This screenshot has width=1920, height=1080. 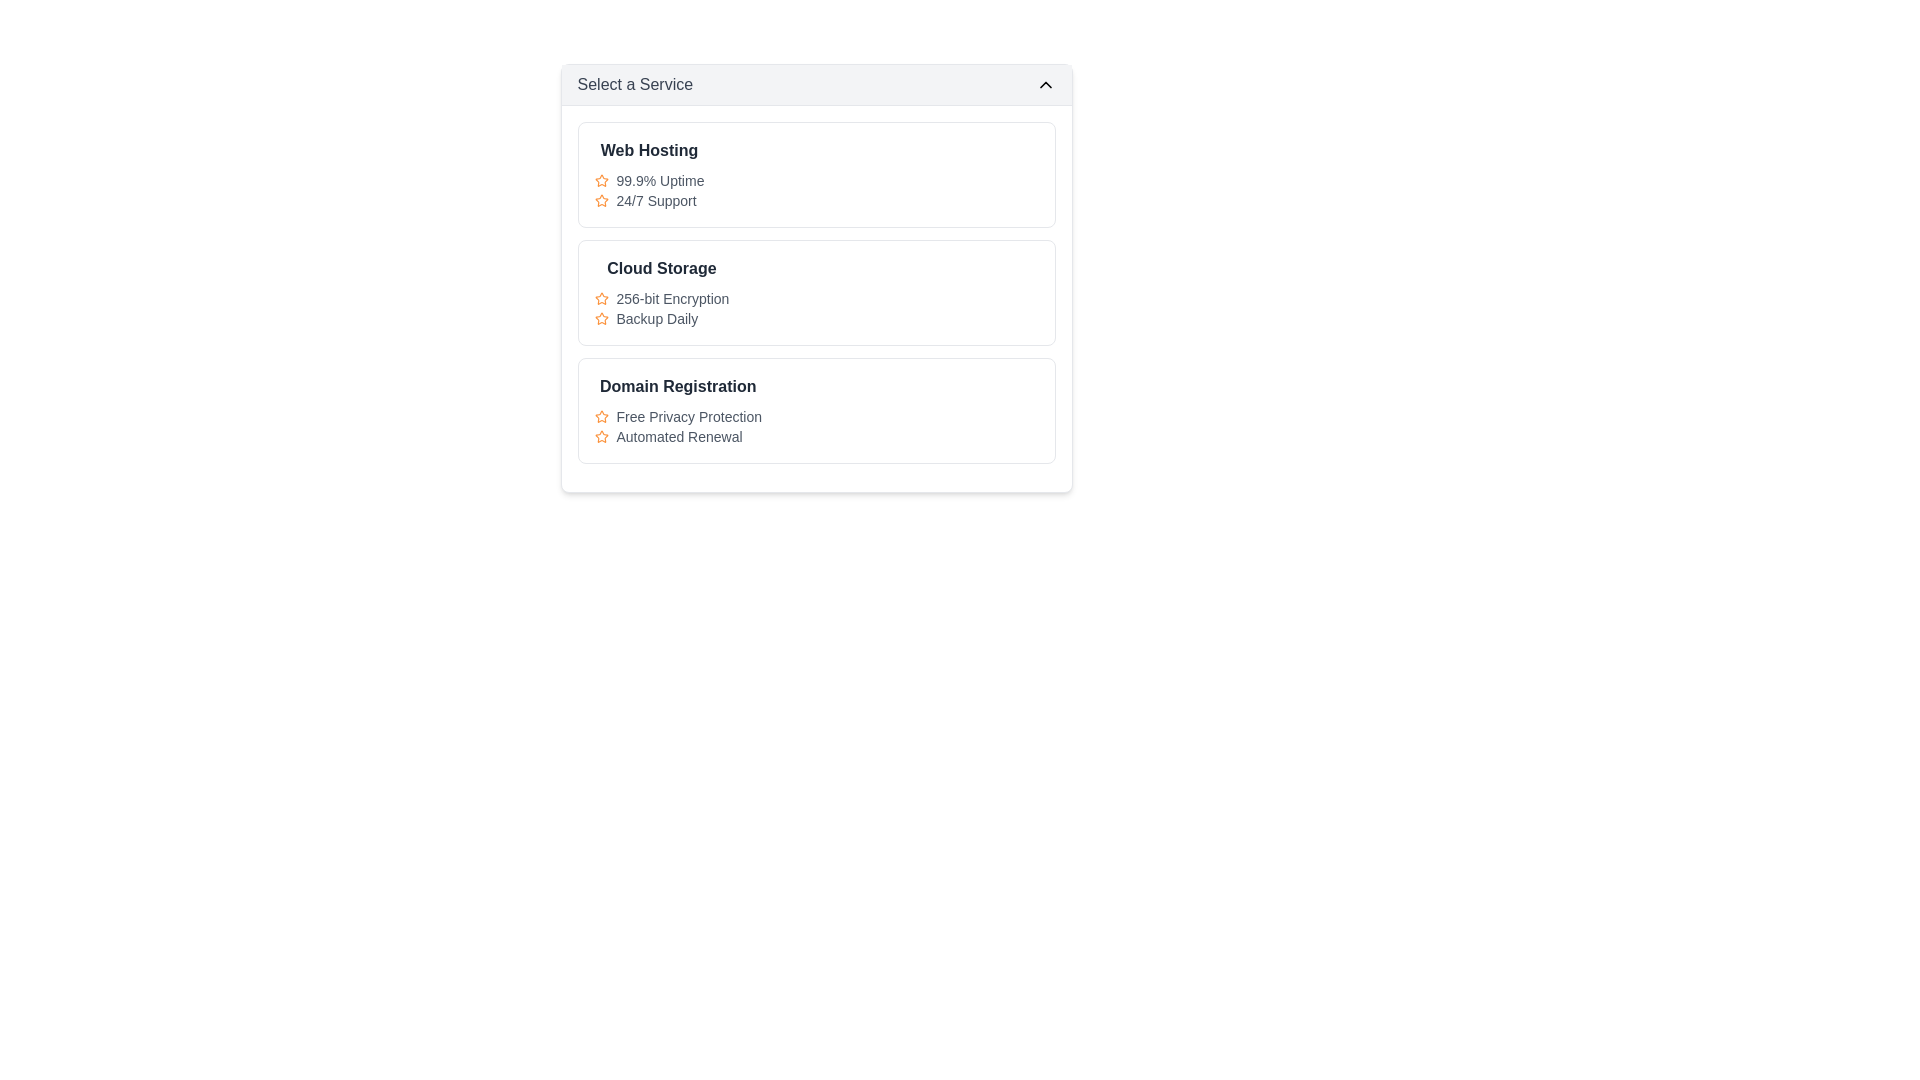 I want to click on the 'Backup Daily' text label, which is styled with a small gray font and preceded by an orange star icon, located in the 'Cloud Storage' panel beneath the '256-bit Encryption' label, so click(x=662, y=318).